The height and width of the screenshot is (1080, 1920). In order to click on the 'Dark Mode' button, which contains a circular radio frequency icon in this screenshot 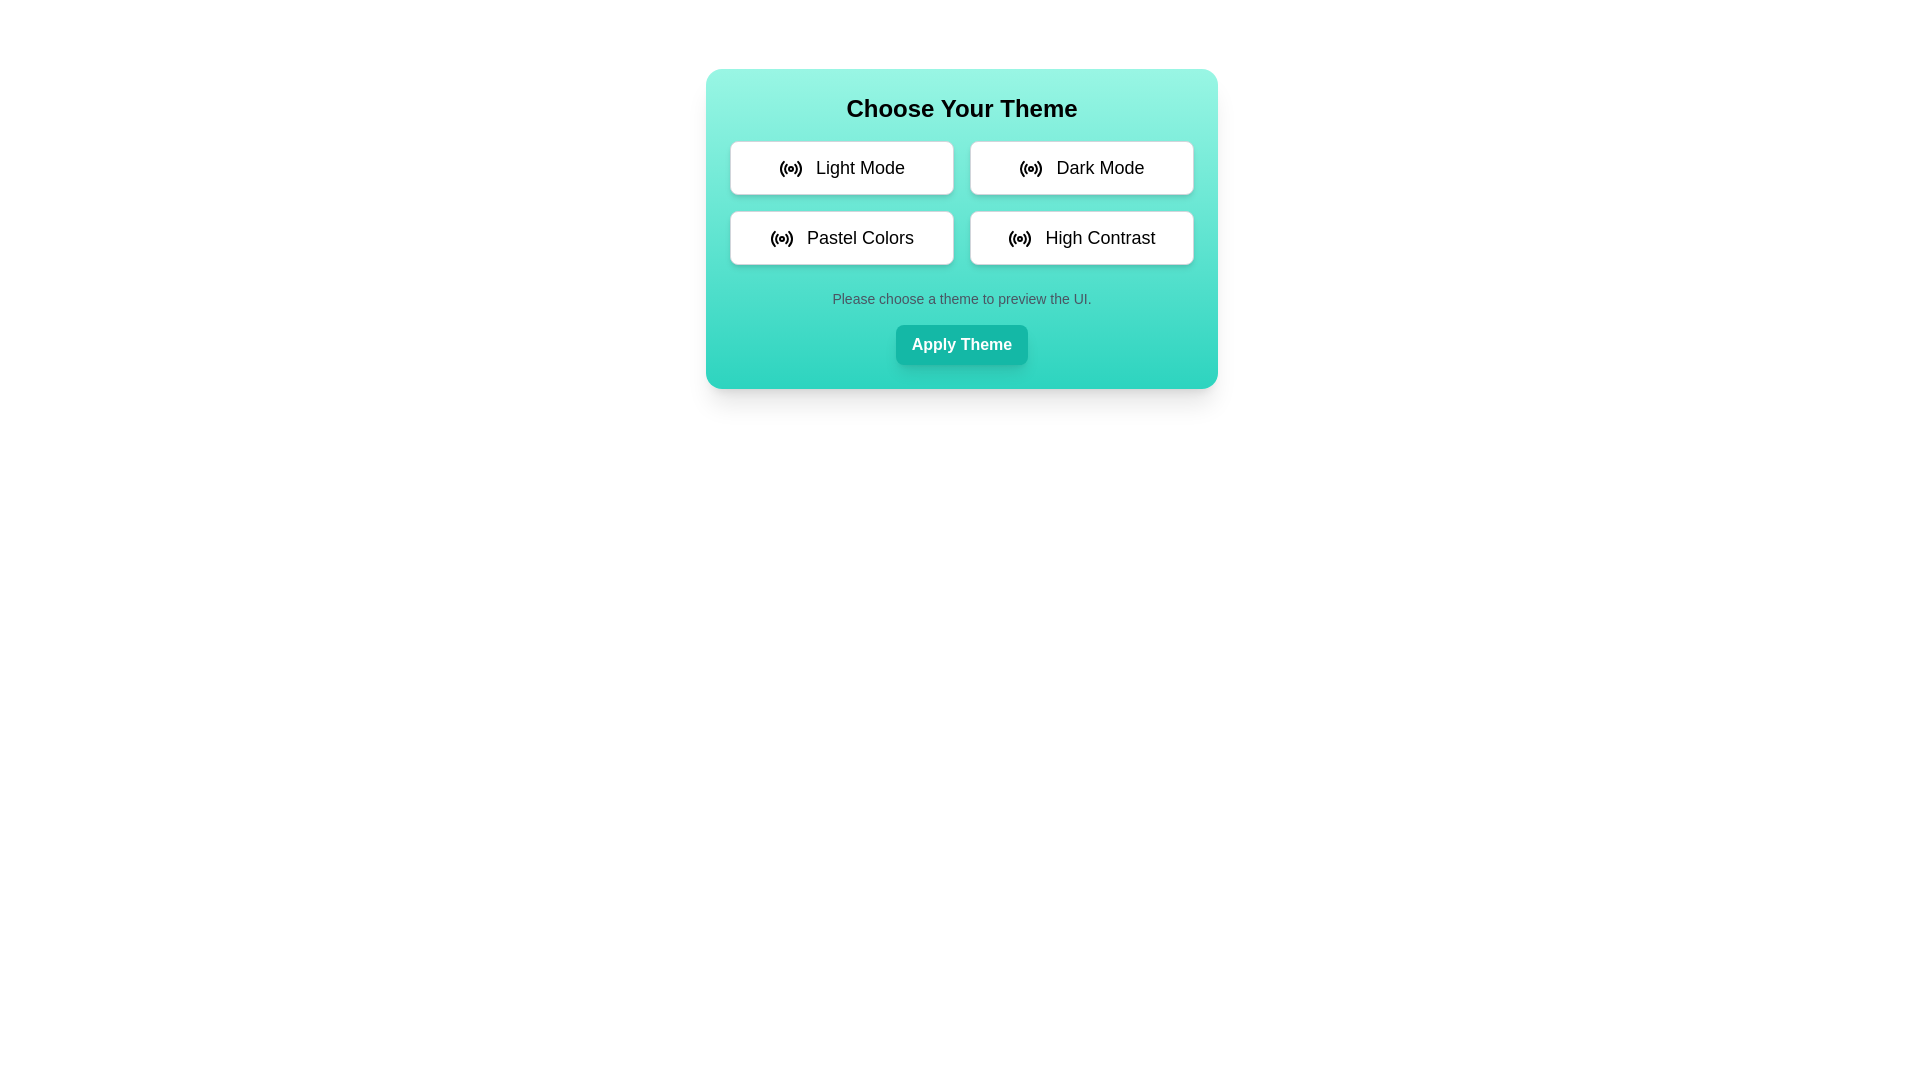, I will do `click(1031, 168)`.